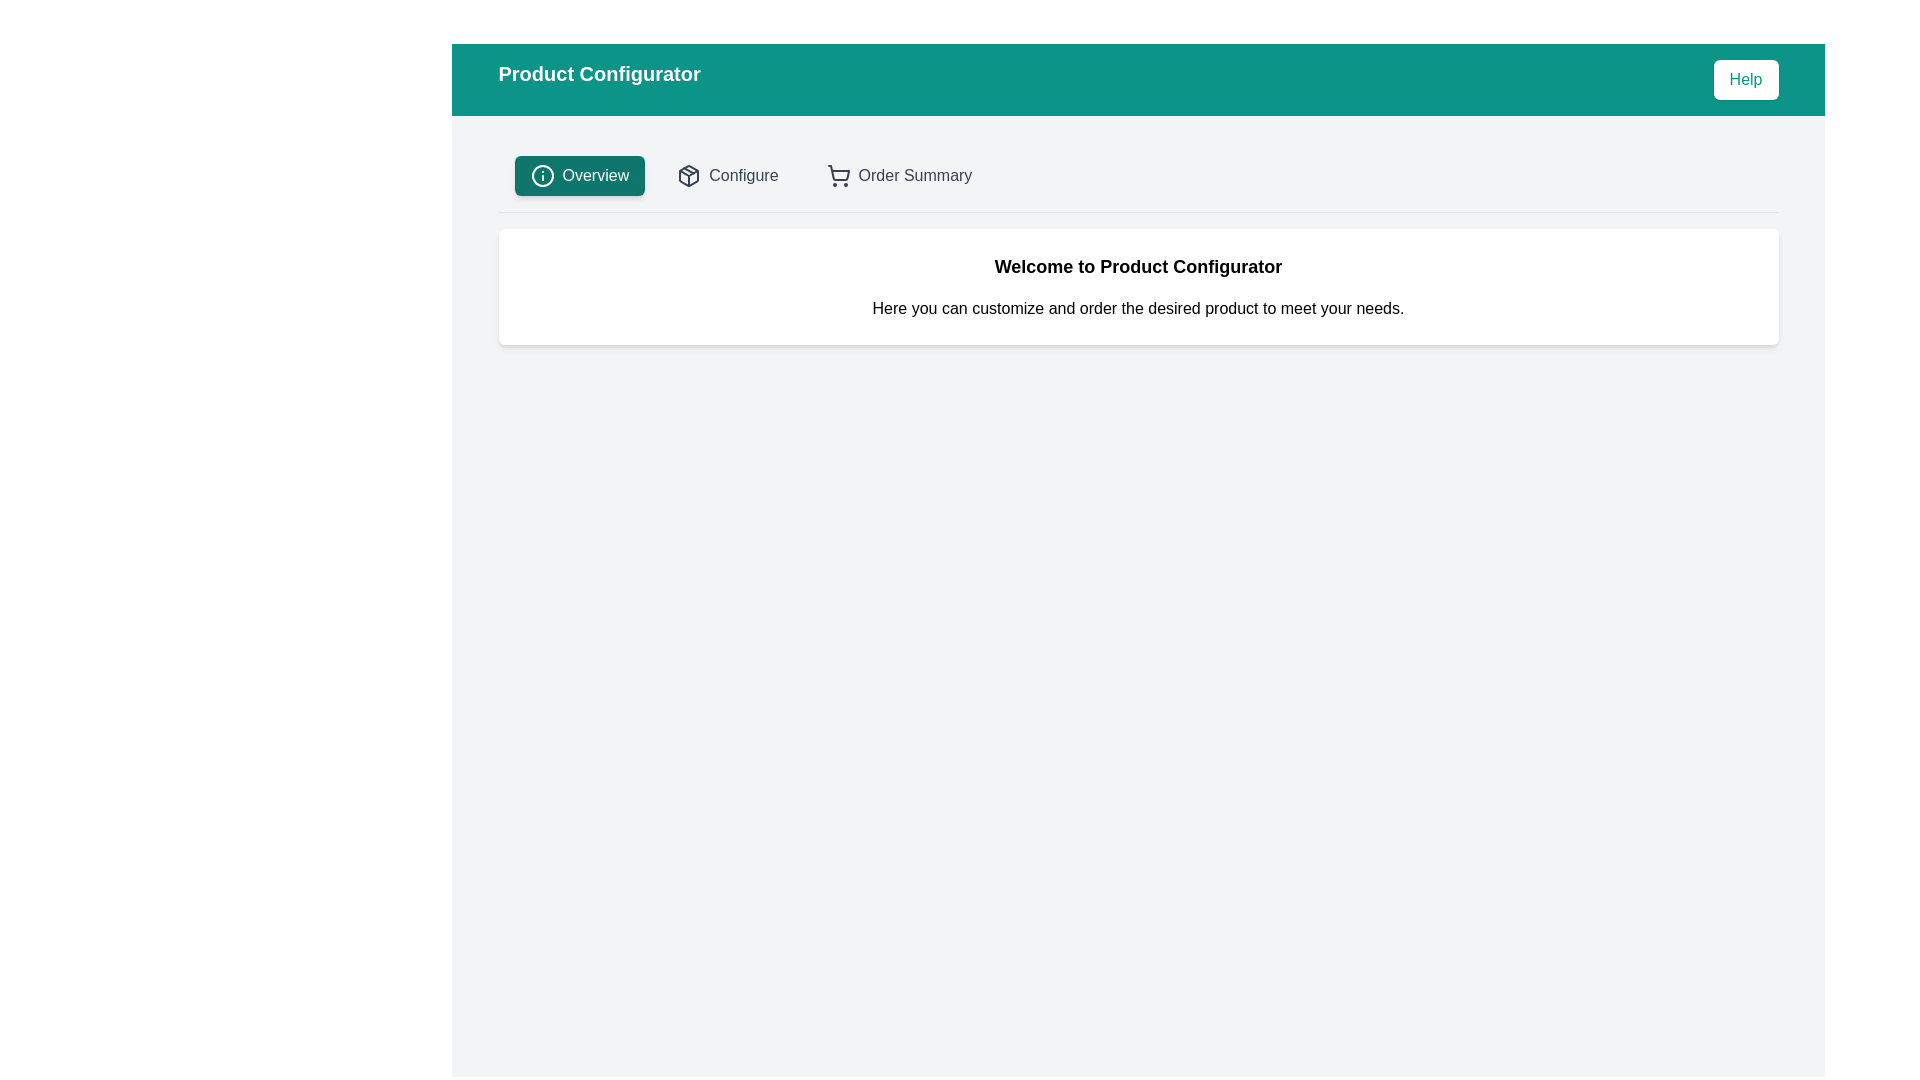 The image size is (1920, 1080). What do you see at coordinates (742, 175) in the screenshot?
I see `the 'Configure' text-based navigation button, which is displayed in gray font within the green top navigation bar` at bounding box center [742, 175].